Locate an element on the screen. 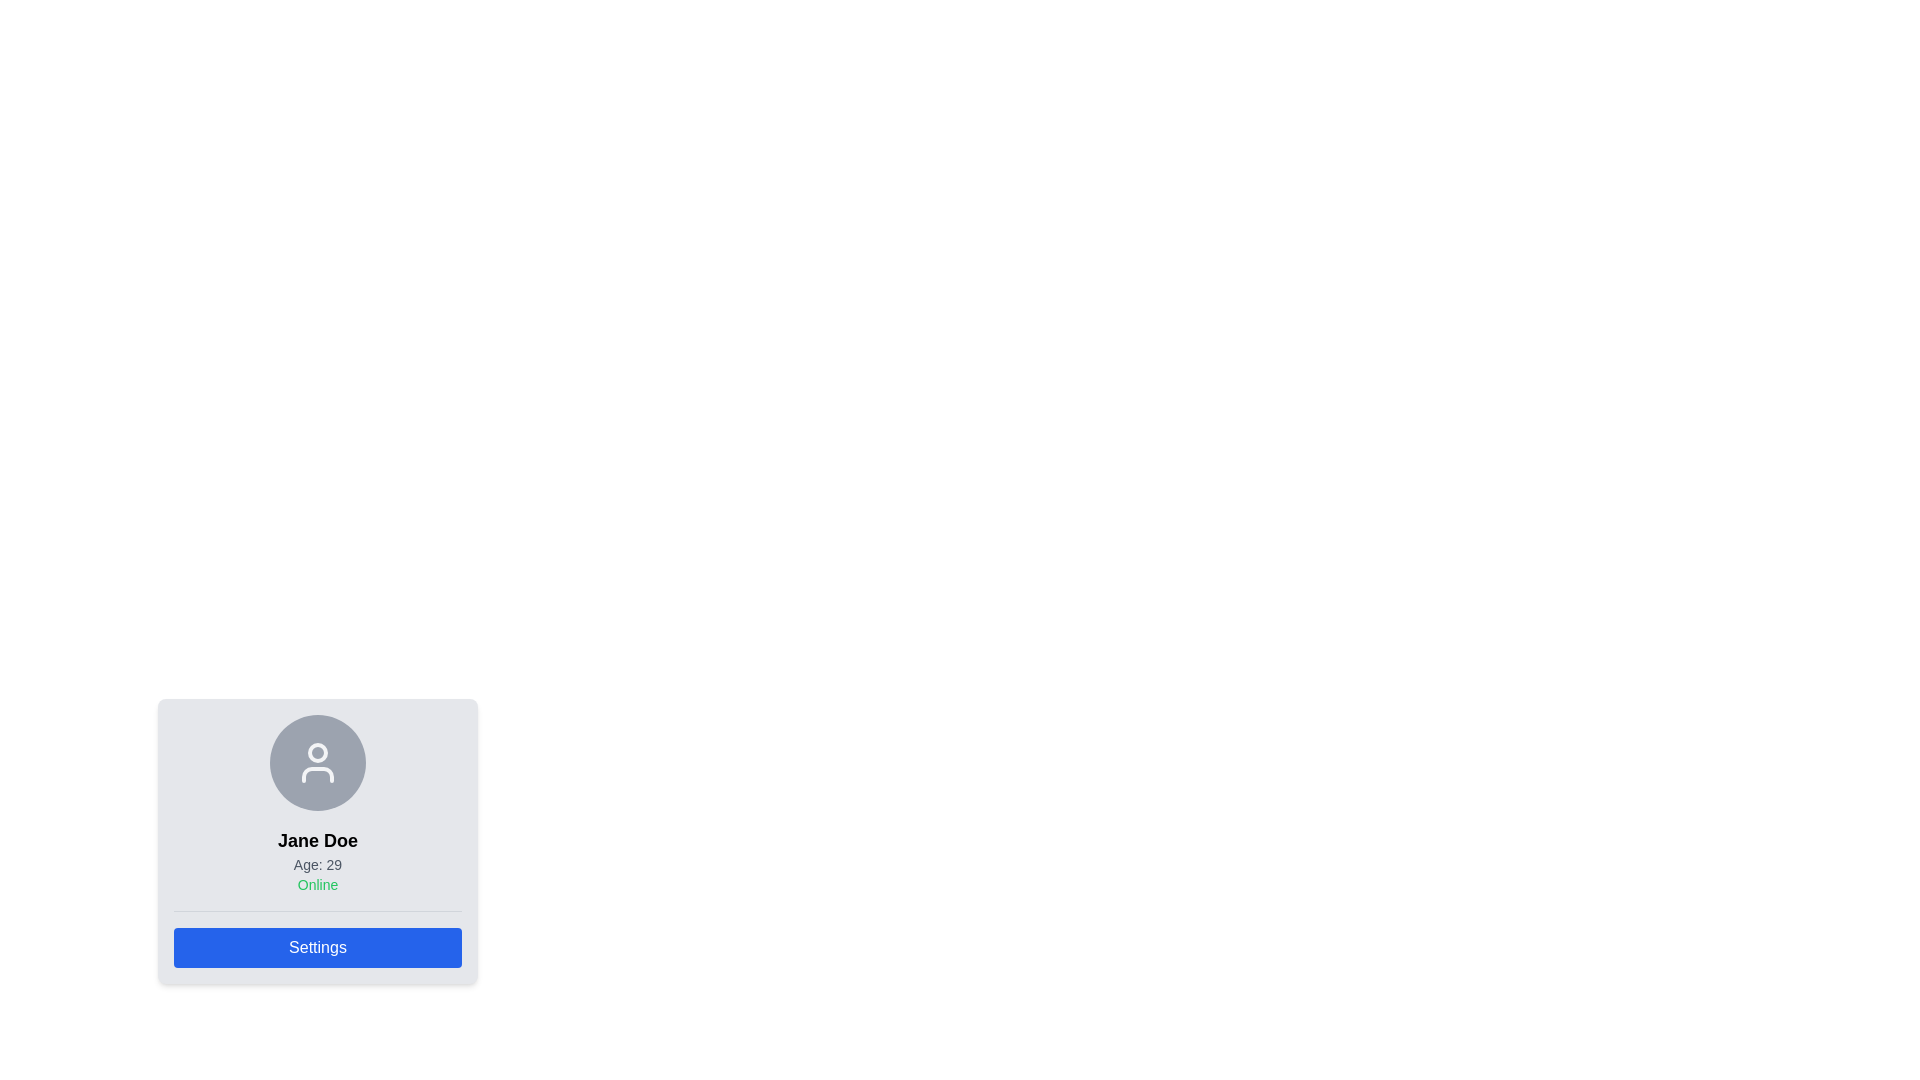  the circular avatar placeholder with a gray background and user icon, located above the text 'Jane Doe', 'Age: 29', and 'Online' is located at coordinates (316, 763).